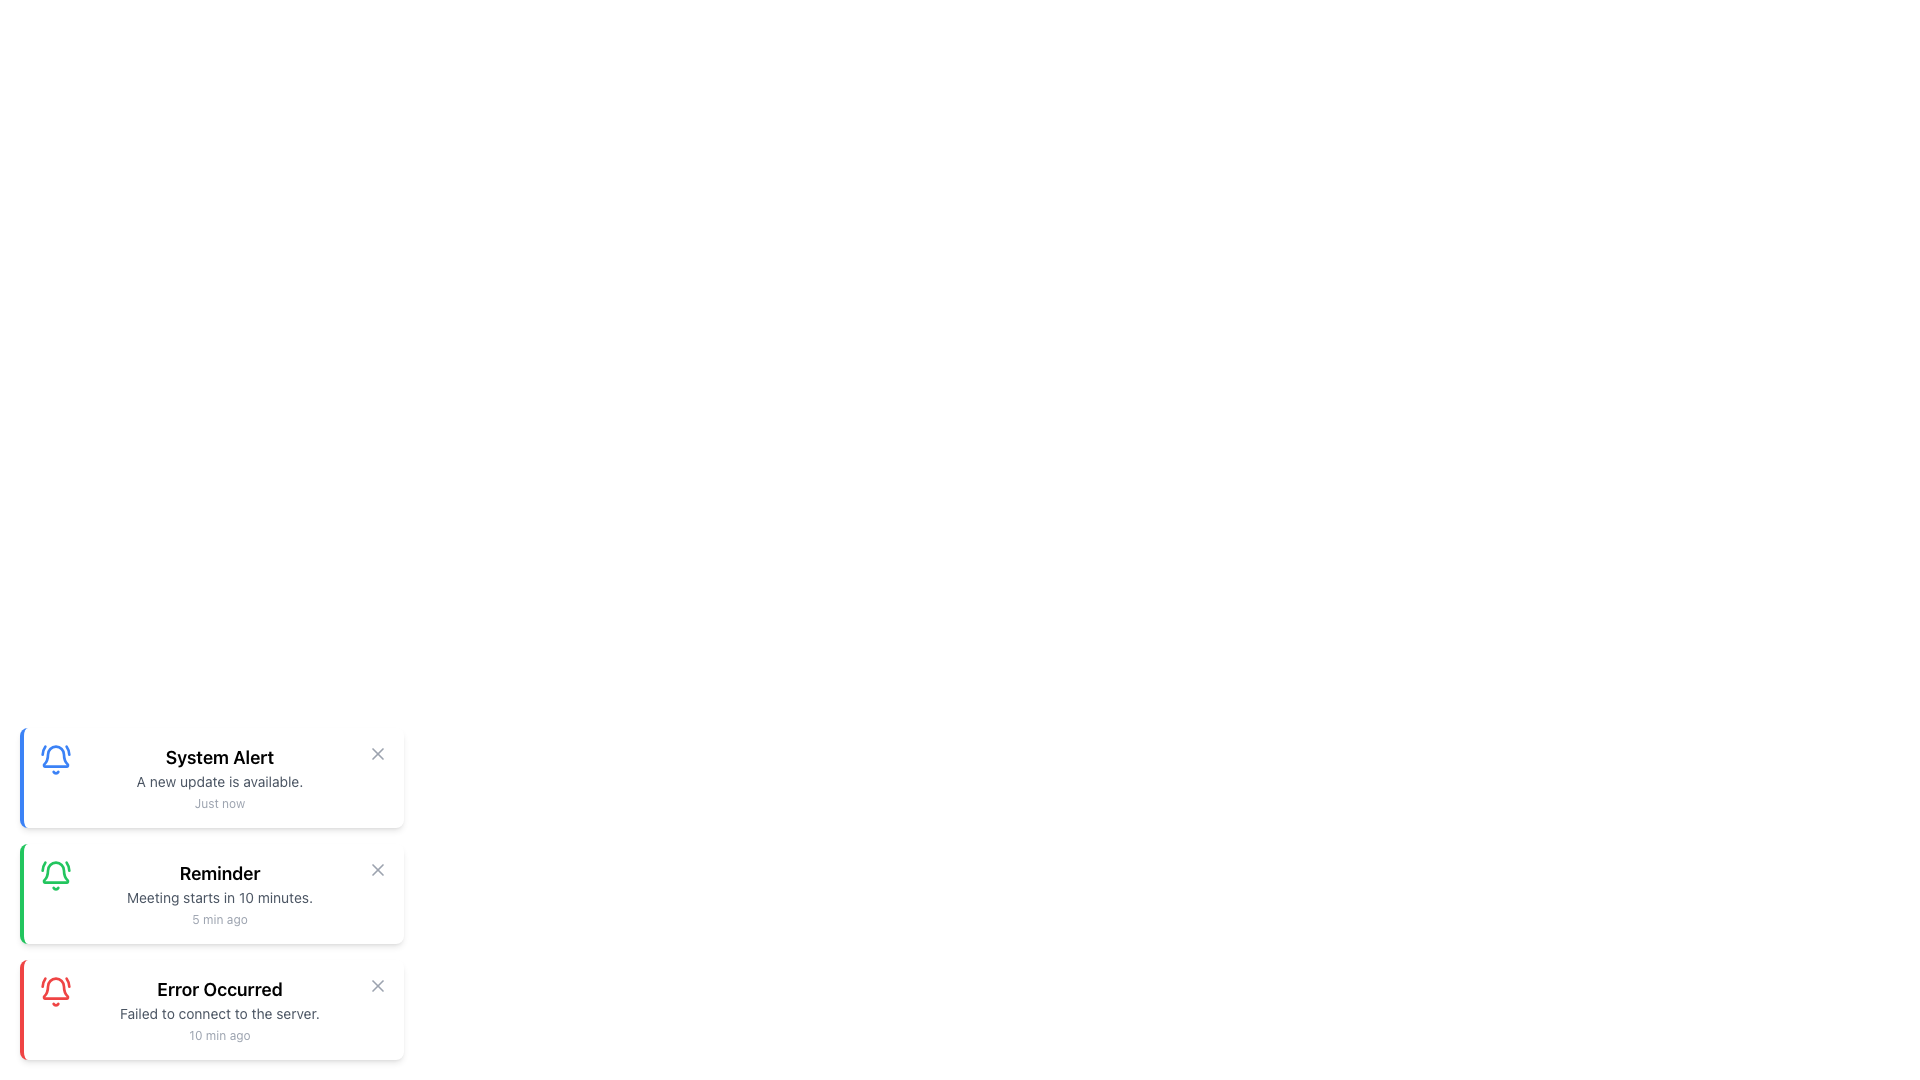 The image size is (1920, 1080). Describe the element at coordinates (378, 753) in the screenshot. I see `the 'X' shaped icon in the top-right corner of the 'System Alert' notification card` at that location.